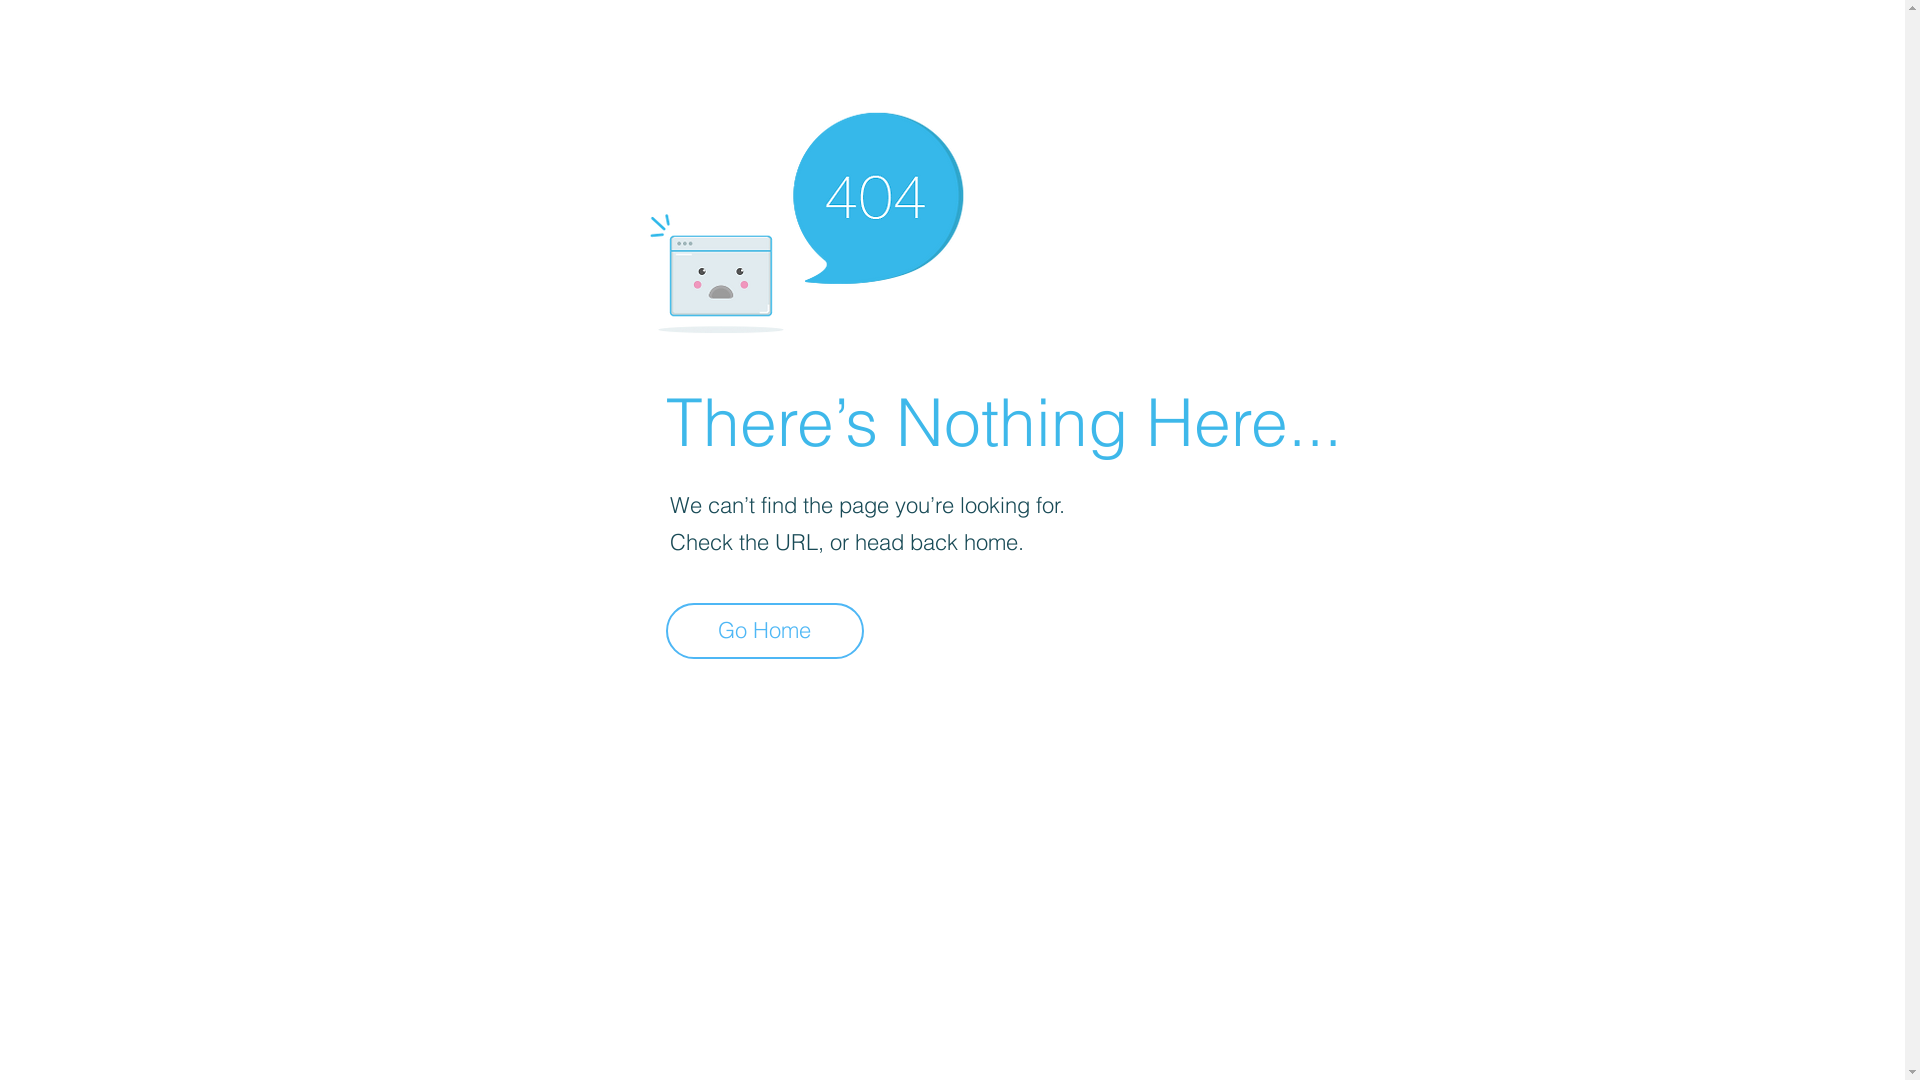 The image size is (1920, 1080). Describe the element at coordinates (763, 631) in the screenshot. I see `'Go Home'` at that location.